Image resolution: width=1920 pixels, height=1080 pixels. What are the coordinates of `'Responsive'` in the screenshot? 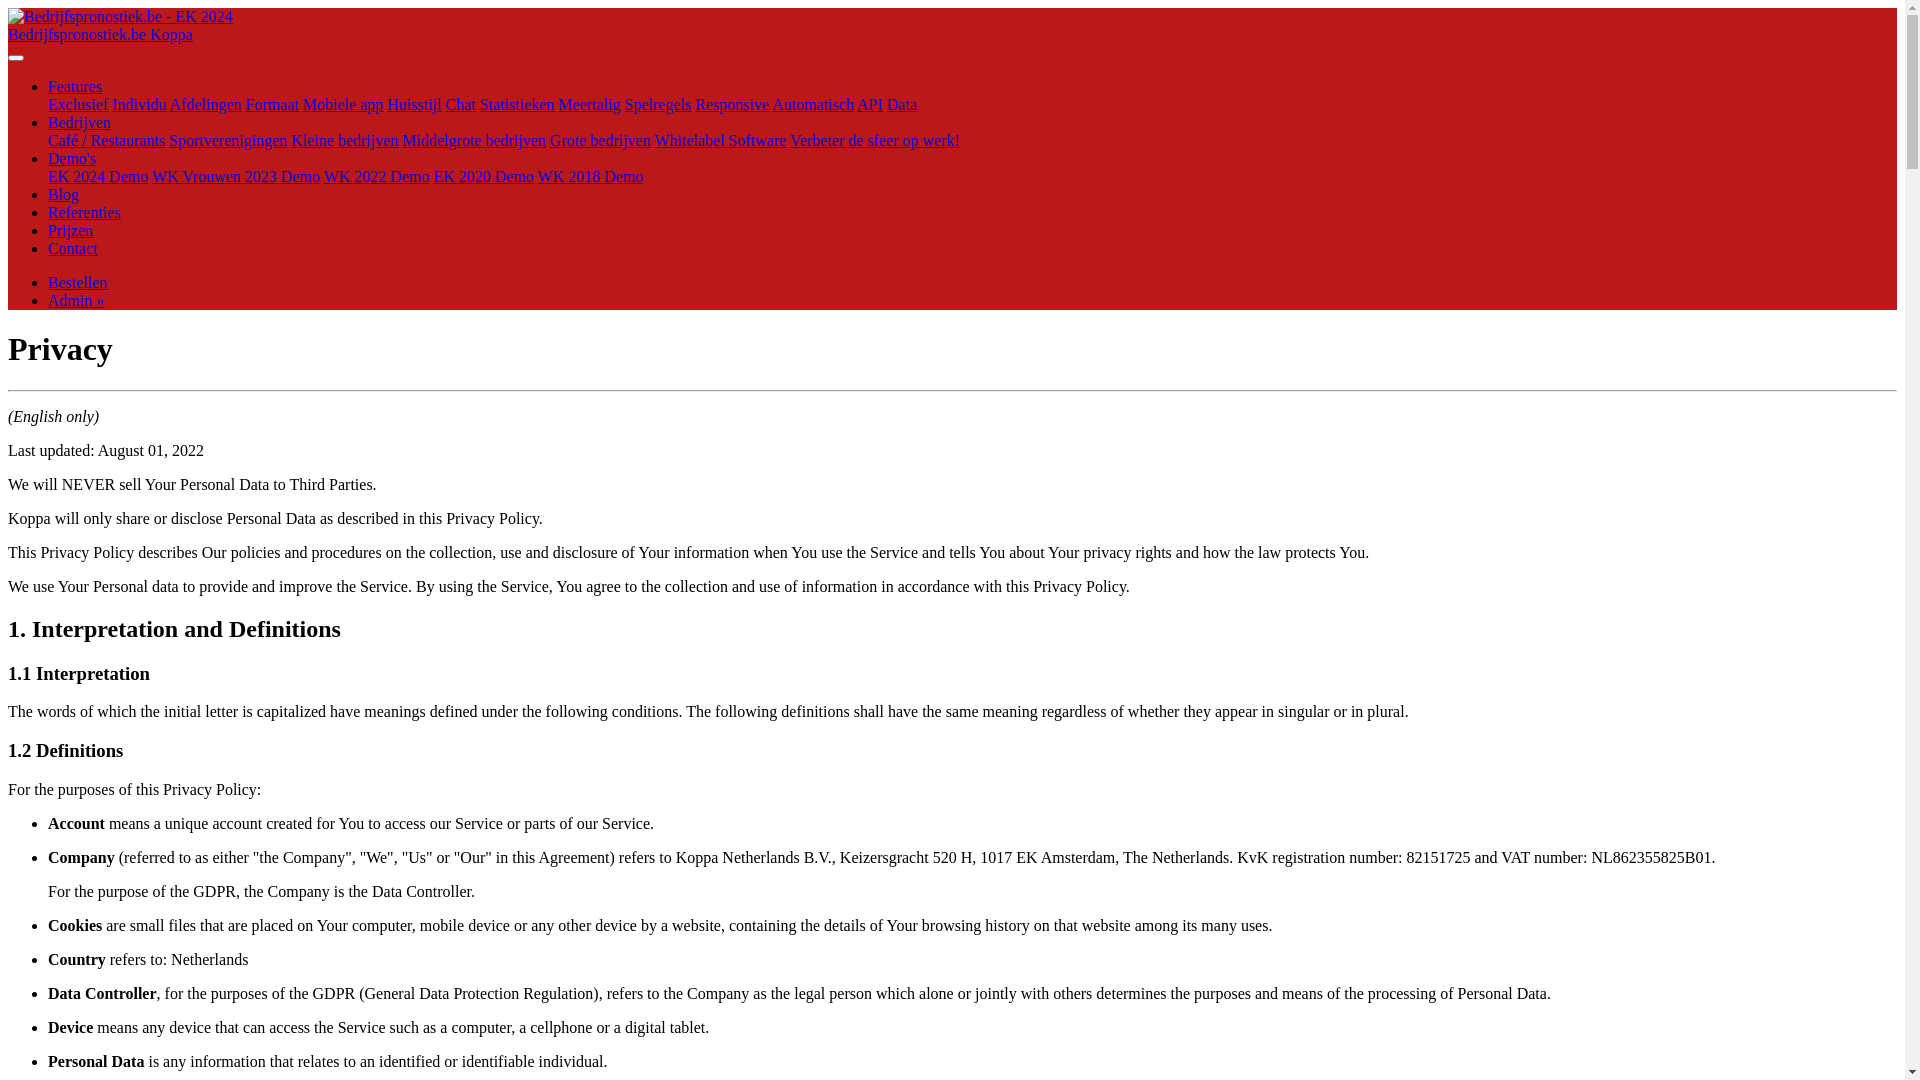 It's located at (695, 104).